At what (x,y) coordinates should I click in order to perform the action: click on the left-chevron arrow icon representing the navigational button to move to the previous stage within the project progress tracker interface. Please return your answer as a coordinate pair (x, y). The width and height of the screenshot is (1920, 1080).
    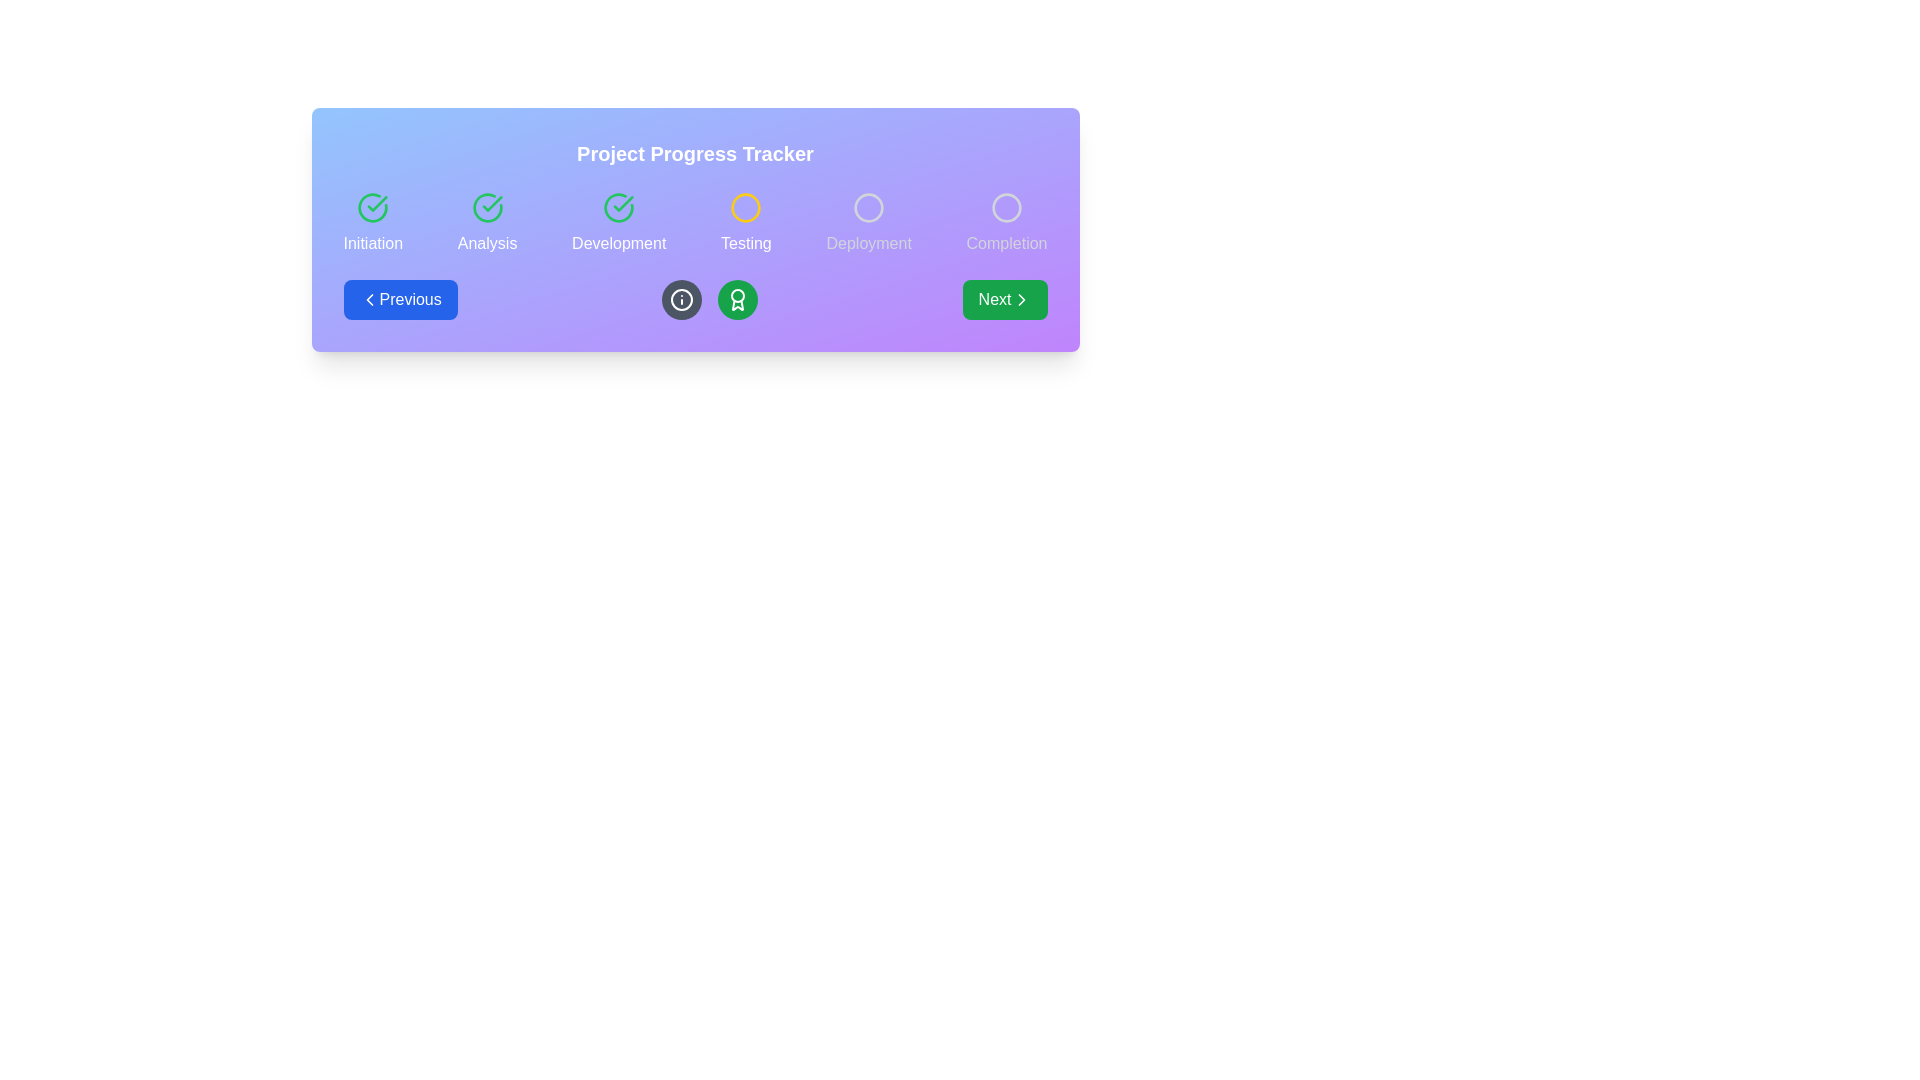
    Looking at the image, I should click on (369, 300).